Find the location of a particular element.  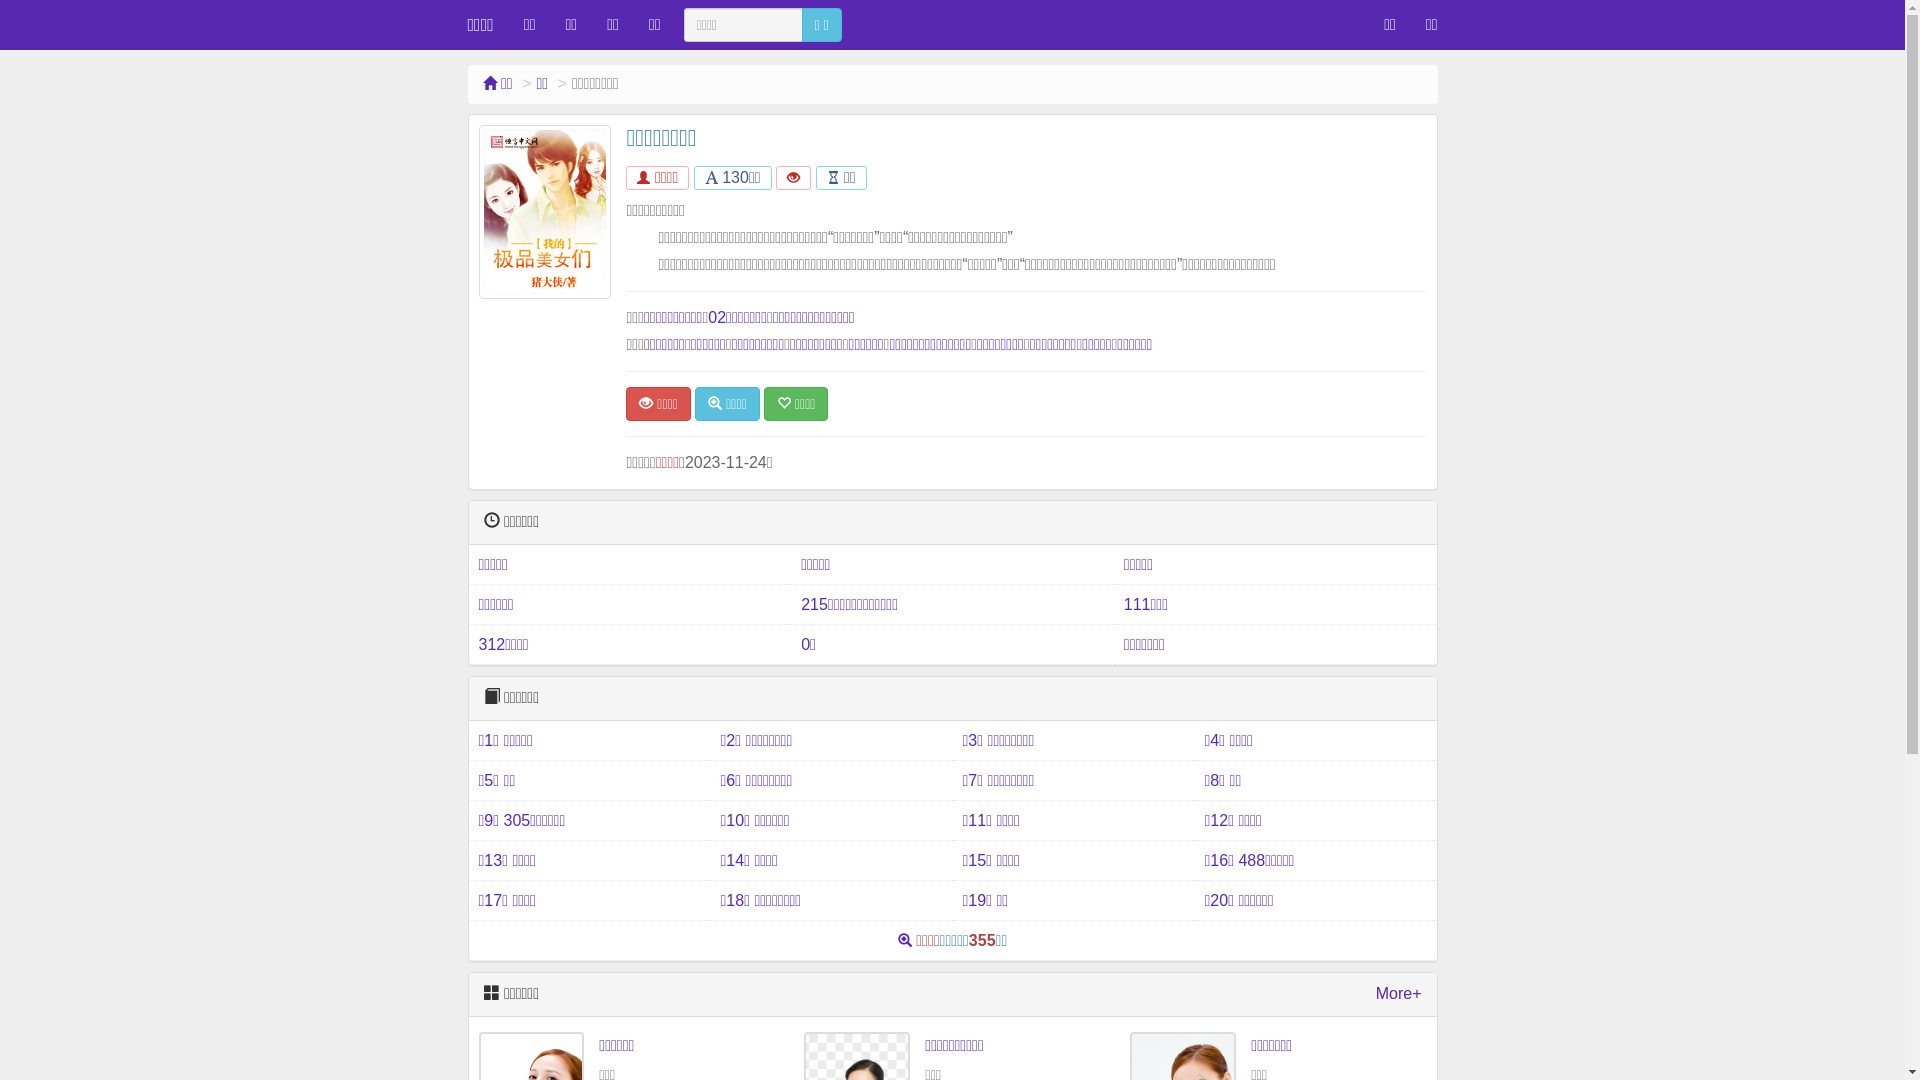

'More+' is located at coordinates (1375, 994).